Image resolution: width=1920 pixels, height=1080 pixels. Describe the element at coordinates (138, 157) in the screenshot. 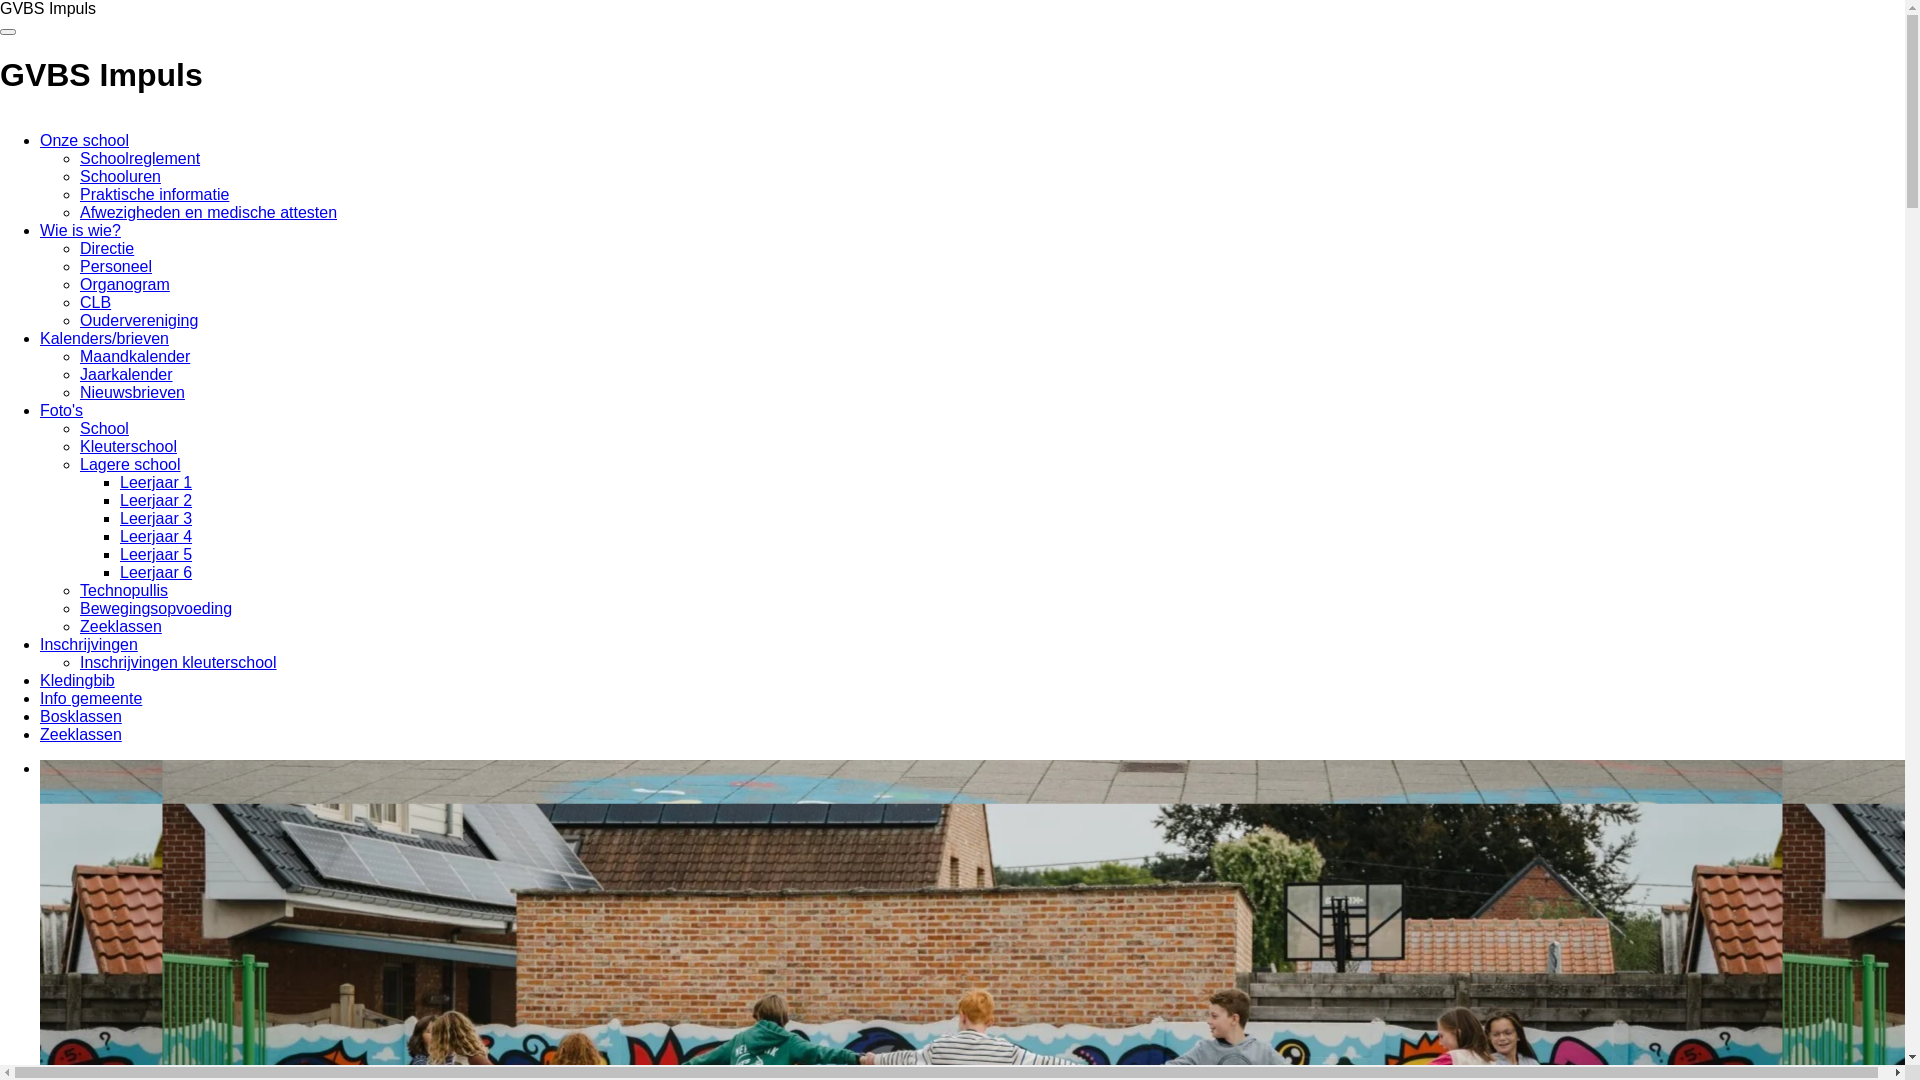

I see `'Schoolreglement'` at that location.